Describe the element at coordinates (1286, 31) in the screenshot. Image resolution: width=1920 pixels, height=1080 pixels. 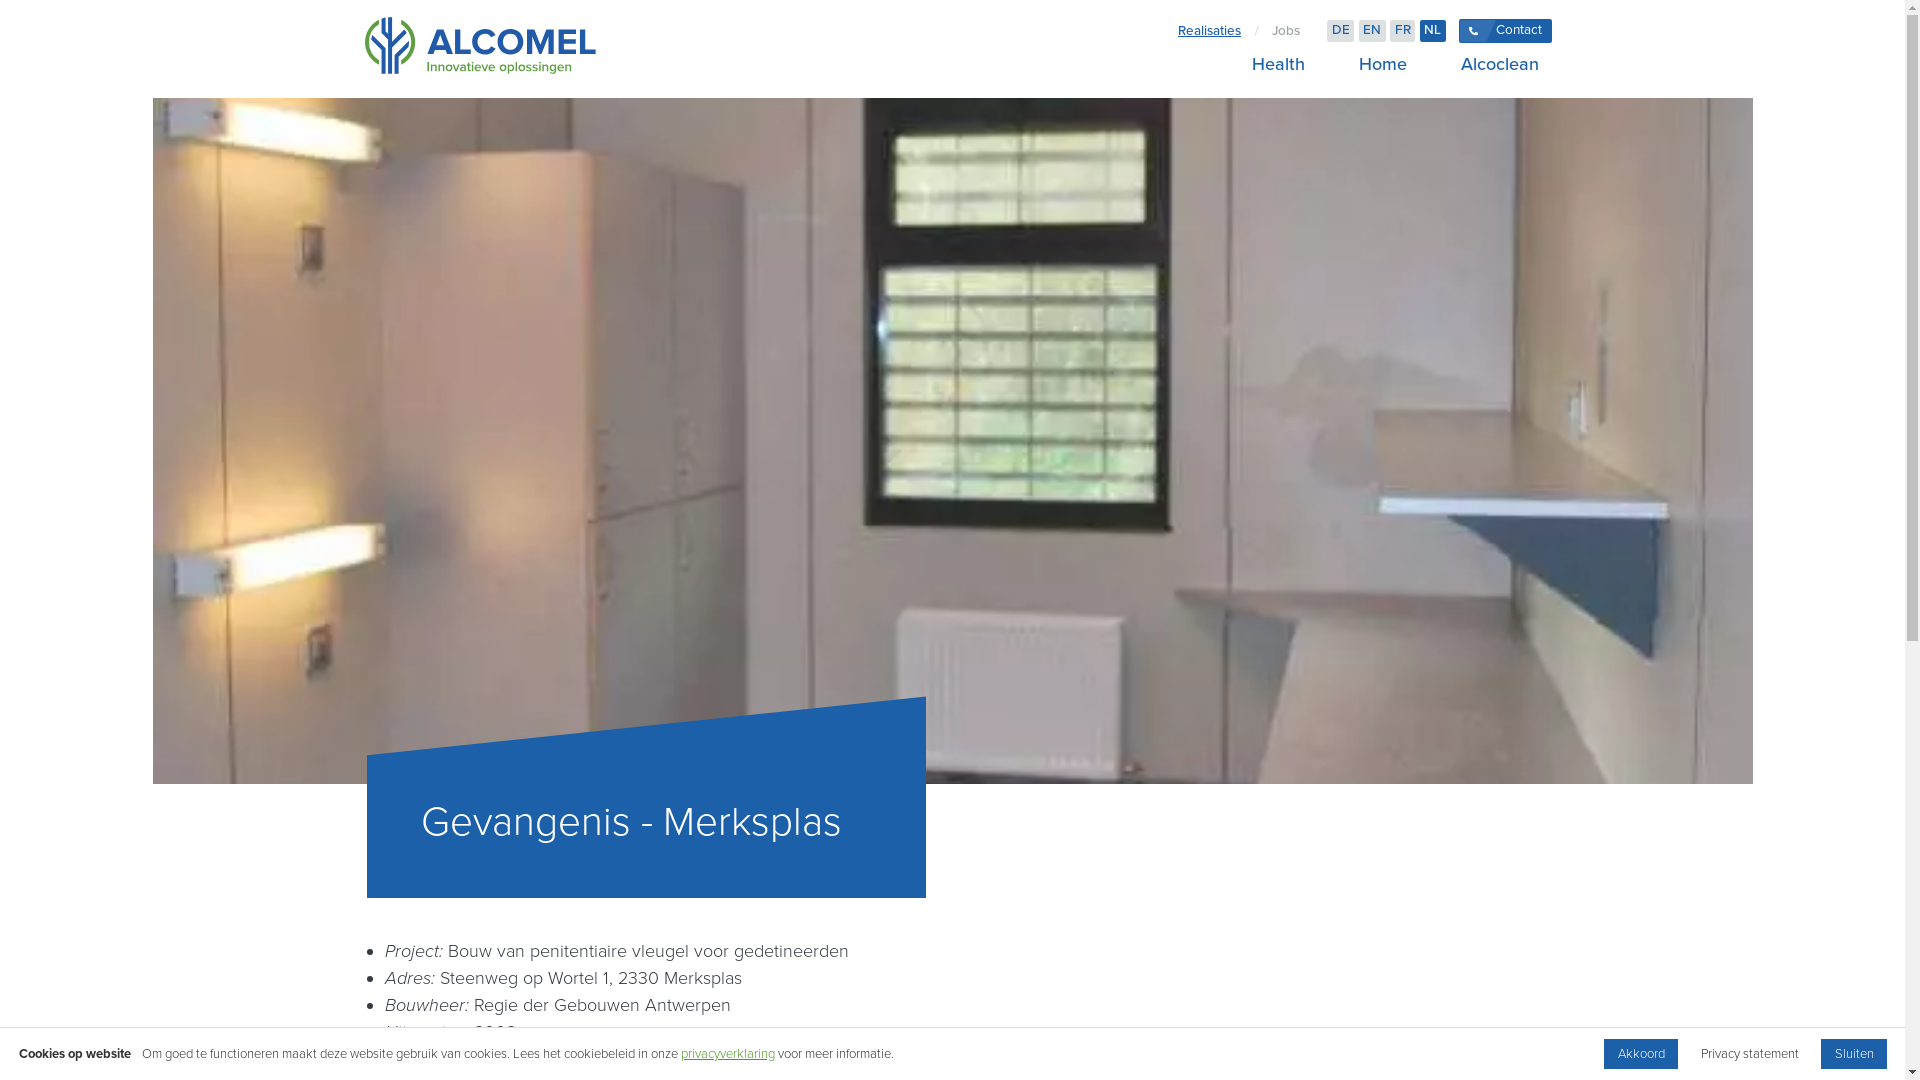
I see `'Jobs'` at that location.